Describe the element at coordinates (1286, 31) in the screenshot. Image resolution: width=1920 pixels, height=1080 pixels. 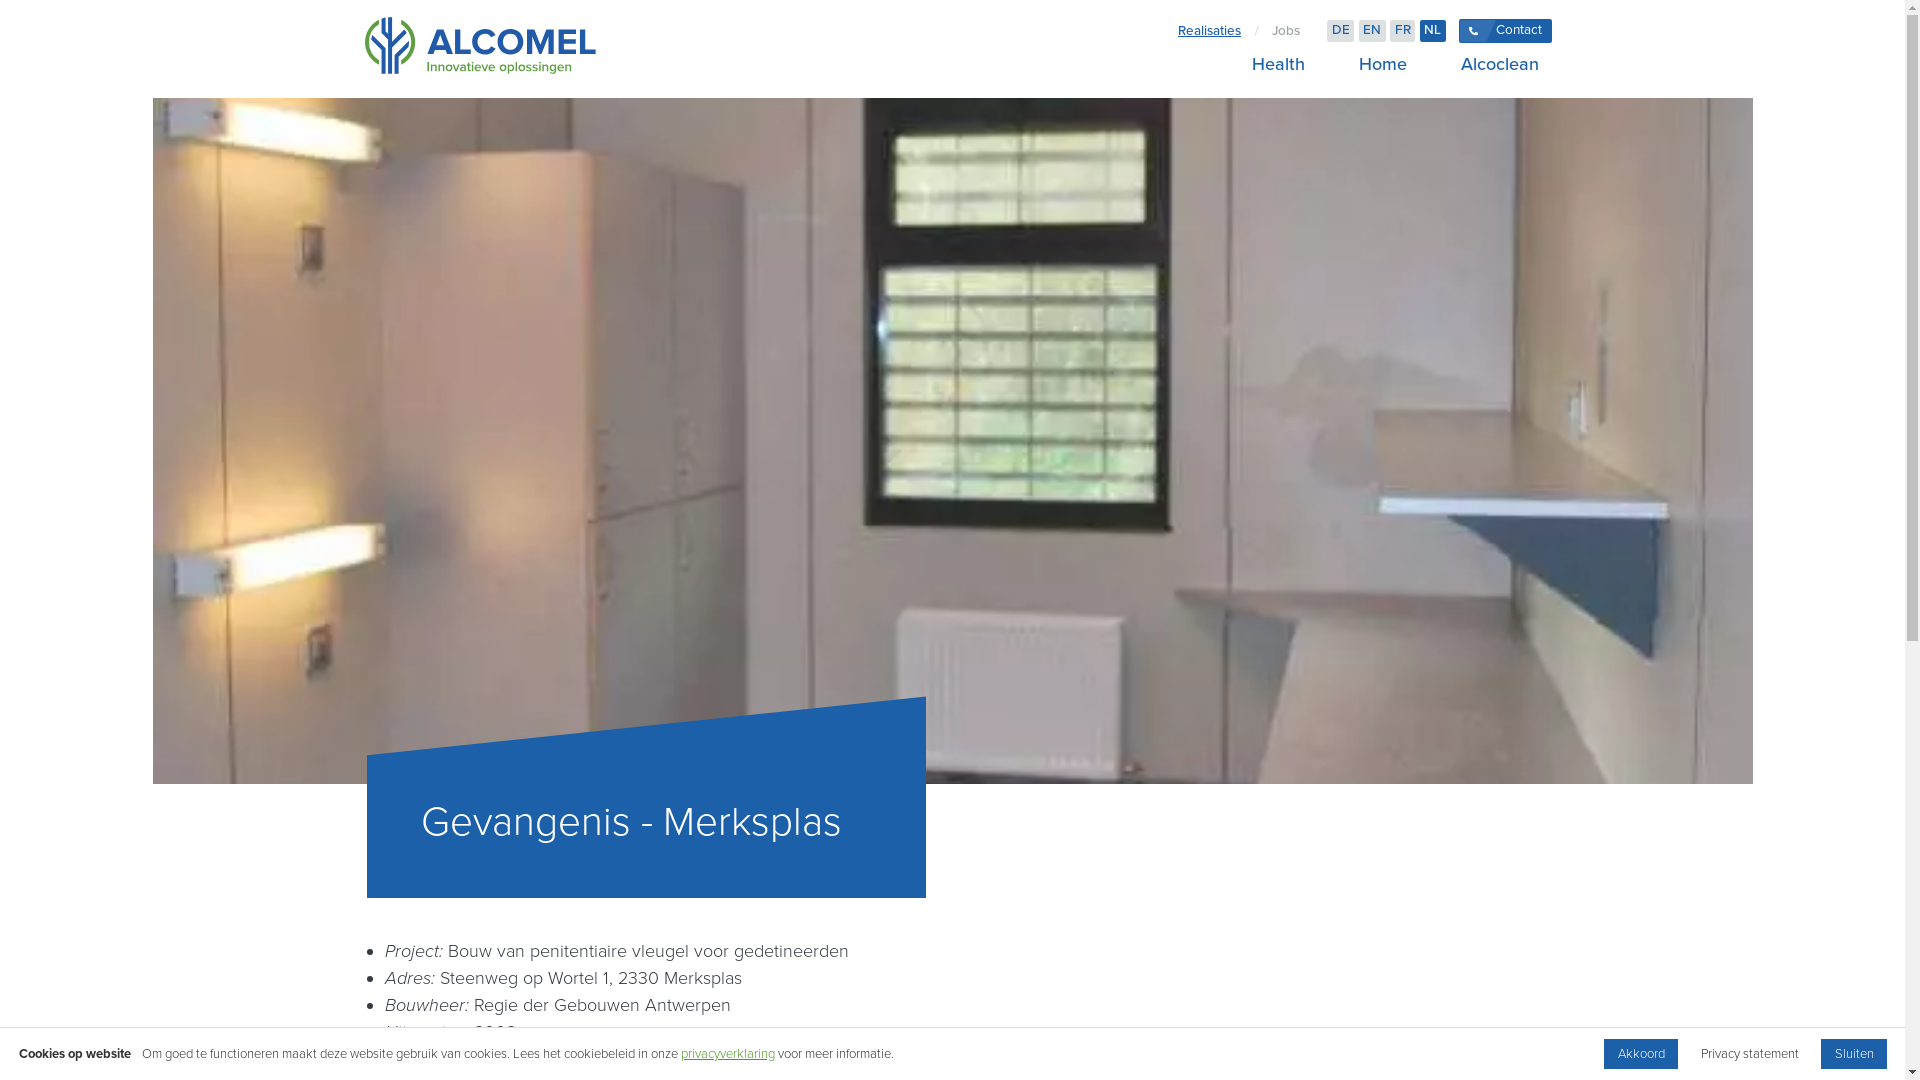
I see `'Jobs'` at that location.